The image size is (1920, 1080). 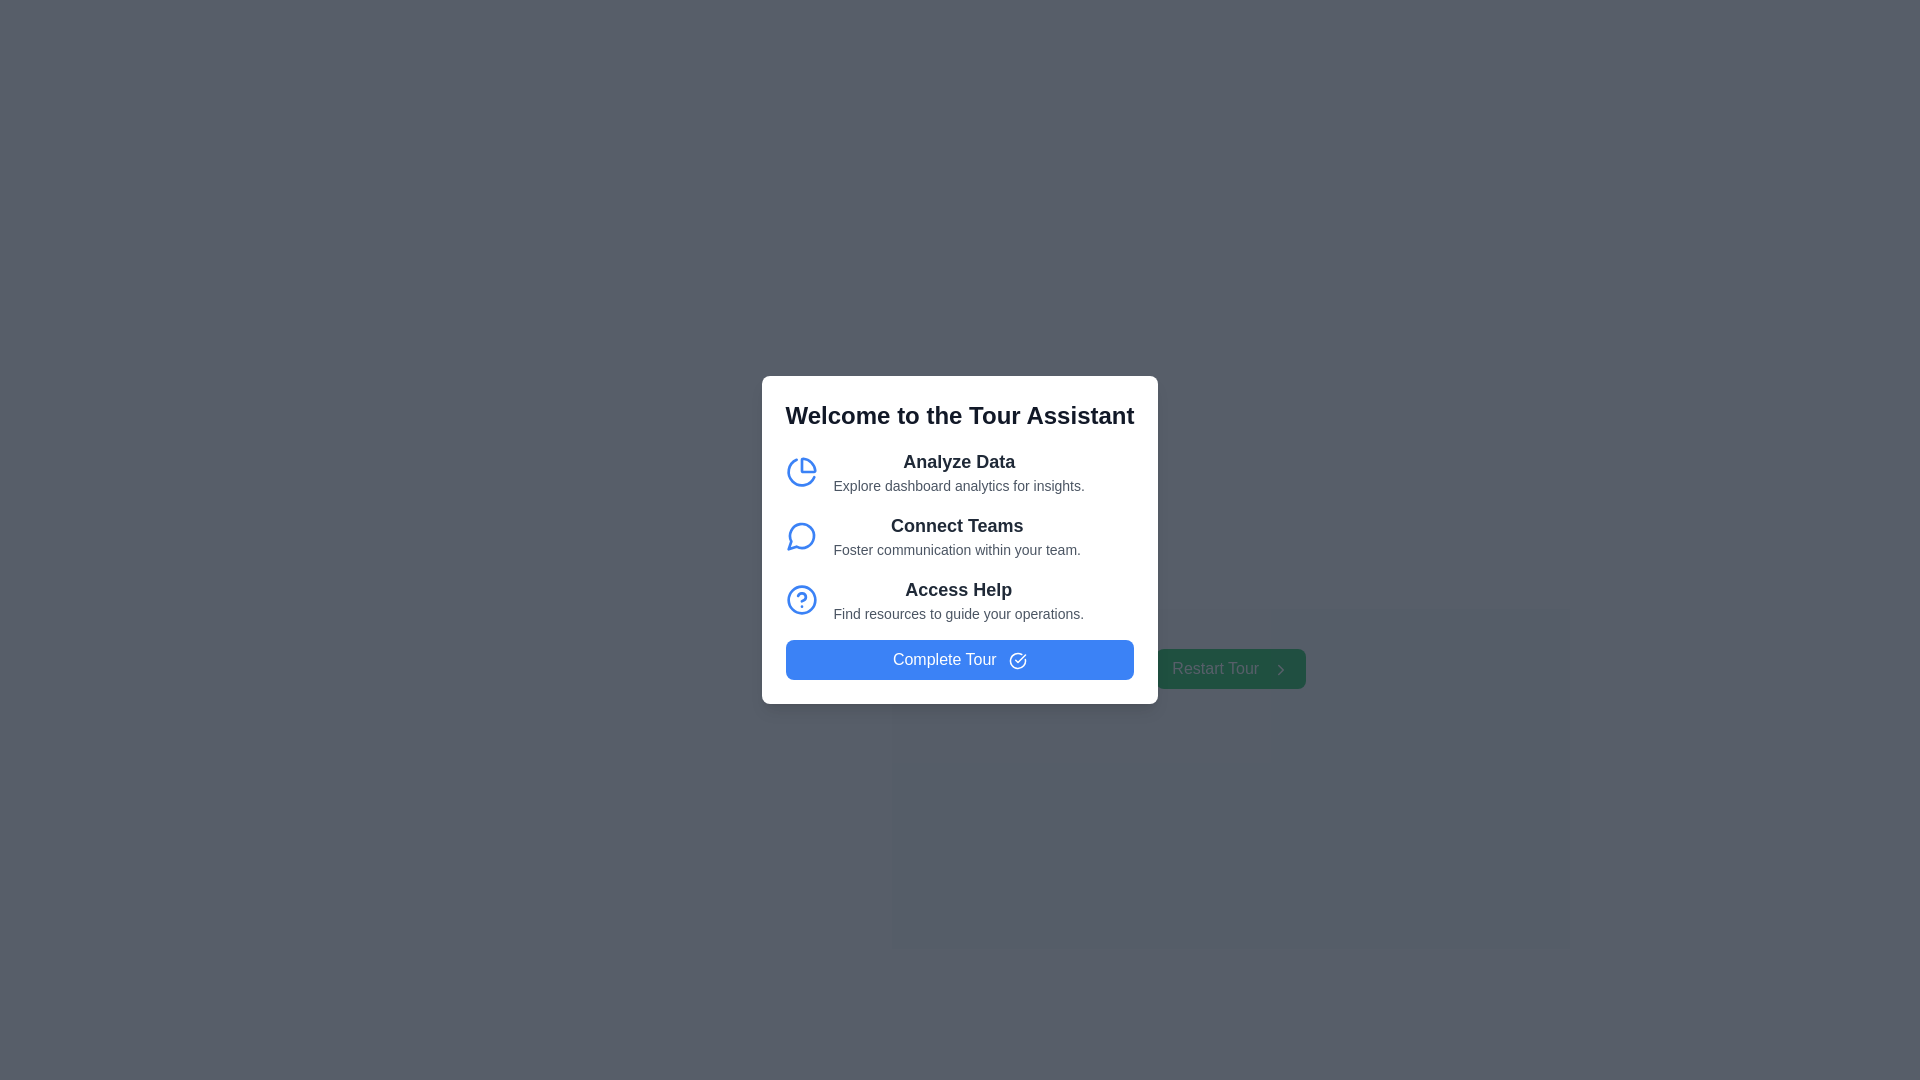 What do you see at coordinates (801, 535) in the screenshot?
I see `the communication or messaging icon located to the left of the 'Connect Teams' text` at bounding box center [801, 535].